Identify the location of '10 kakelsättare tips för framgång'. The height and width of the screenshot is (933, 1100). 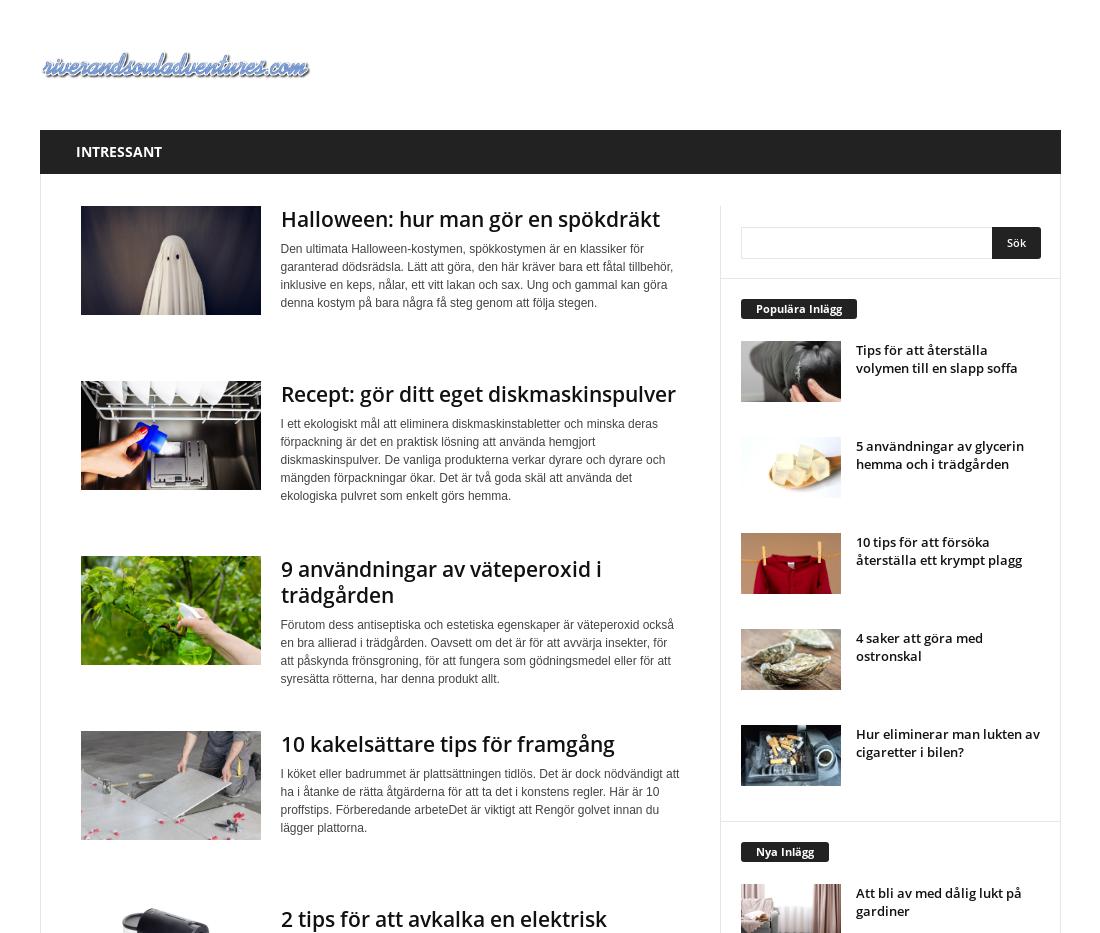
(446, 742).